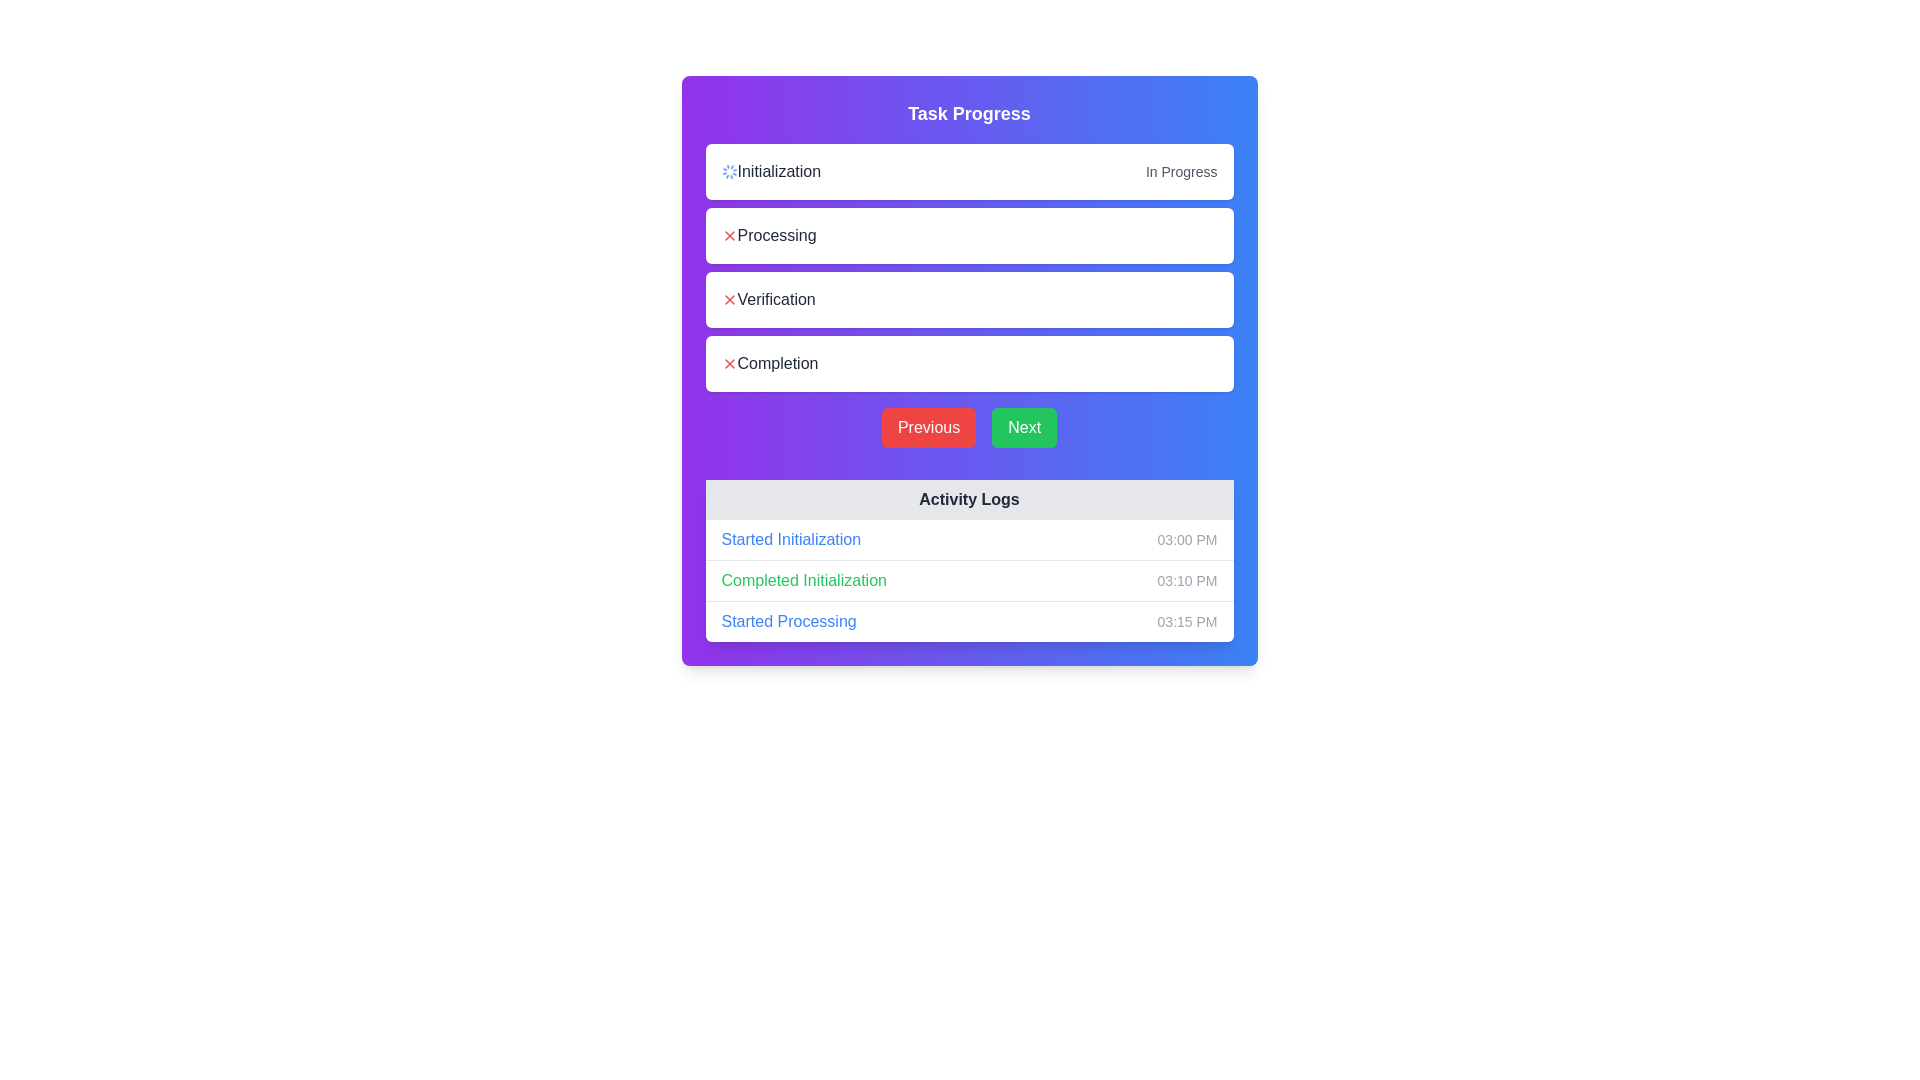 This screenshot has width=1920, height=1080. I want to click on the text label displaying '03:00 PM', which is aligned to the right in the activity log table for the log entry 'Started Initialization', so click(1187, 540).